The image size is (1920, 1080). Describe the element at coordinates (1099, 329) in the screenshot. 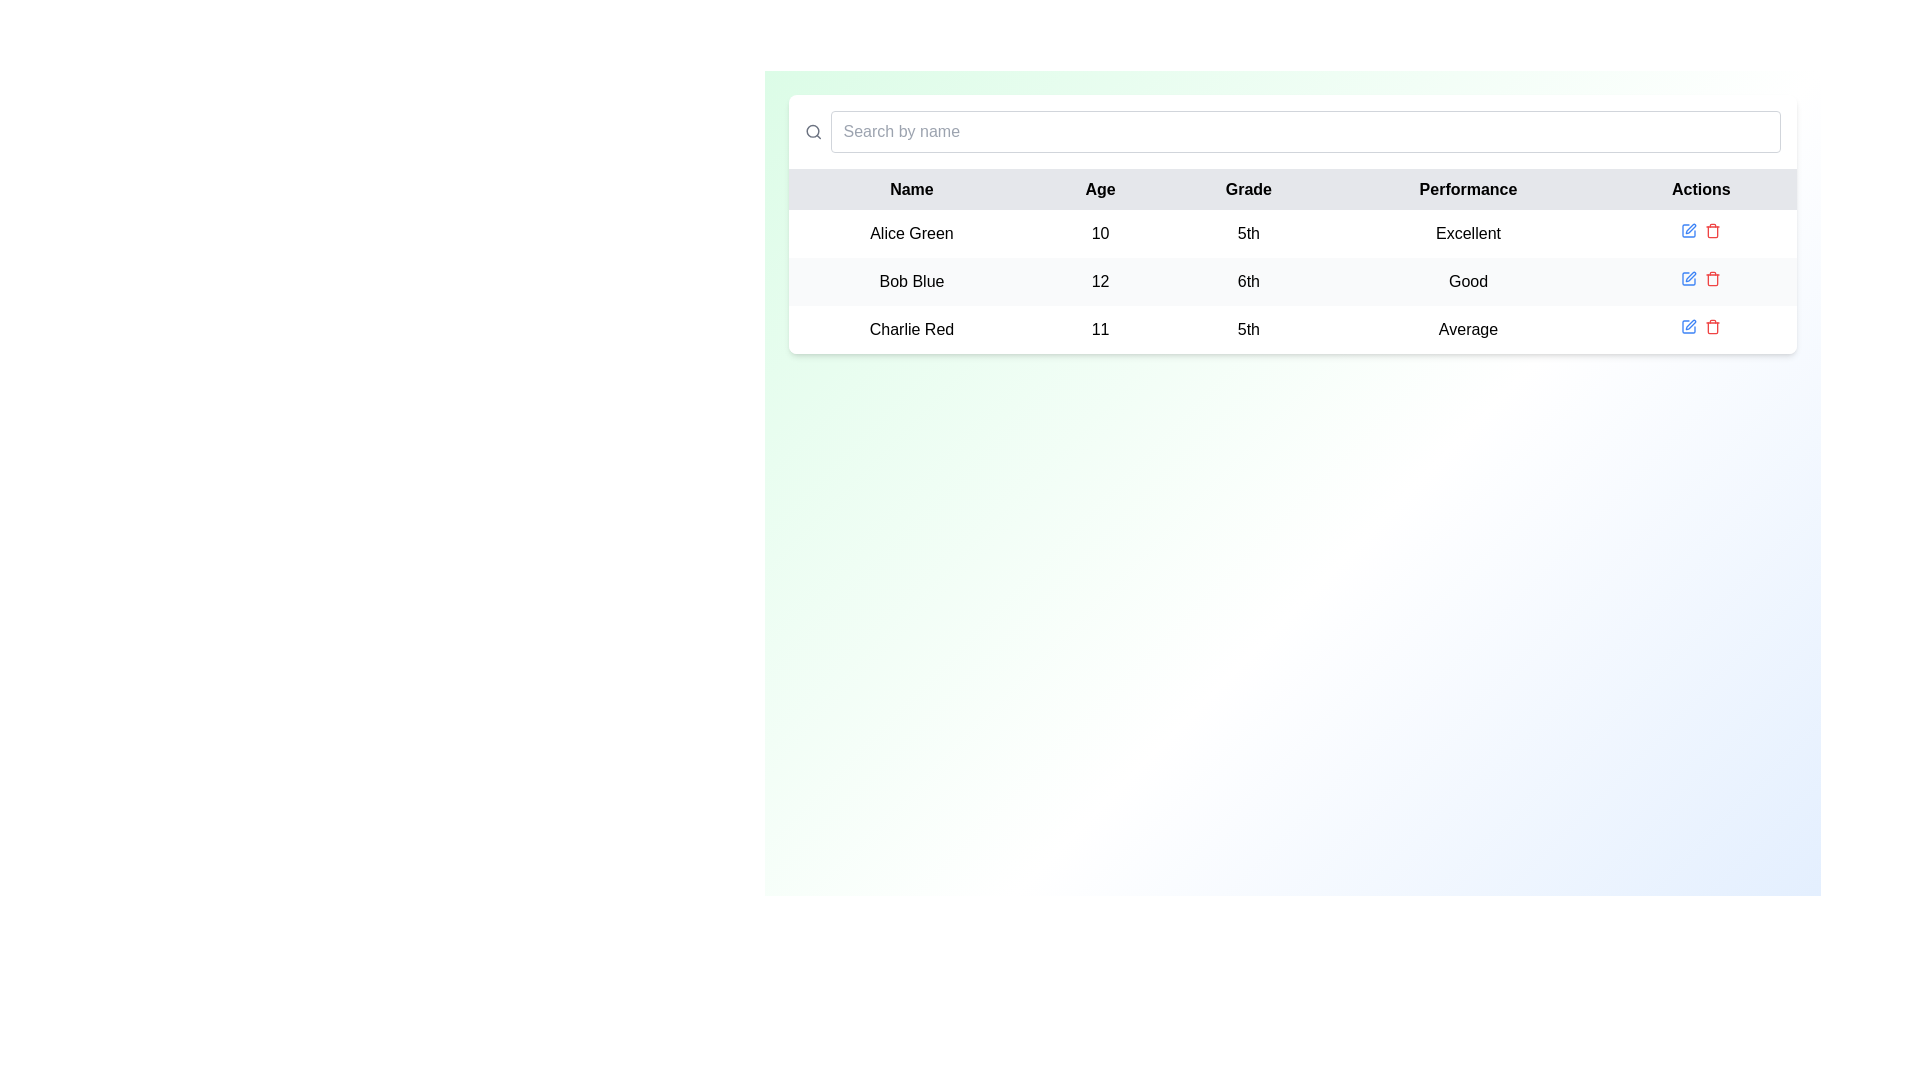

I see `the text display showing '11' in the 'Age' column of the table associated with 'Charlie Red'` at that location.